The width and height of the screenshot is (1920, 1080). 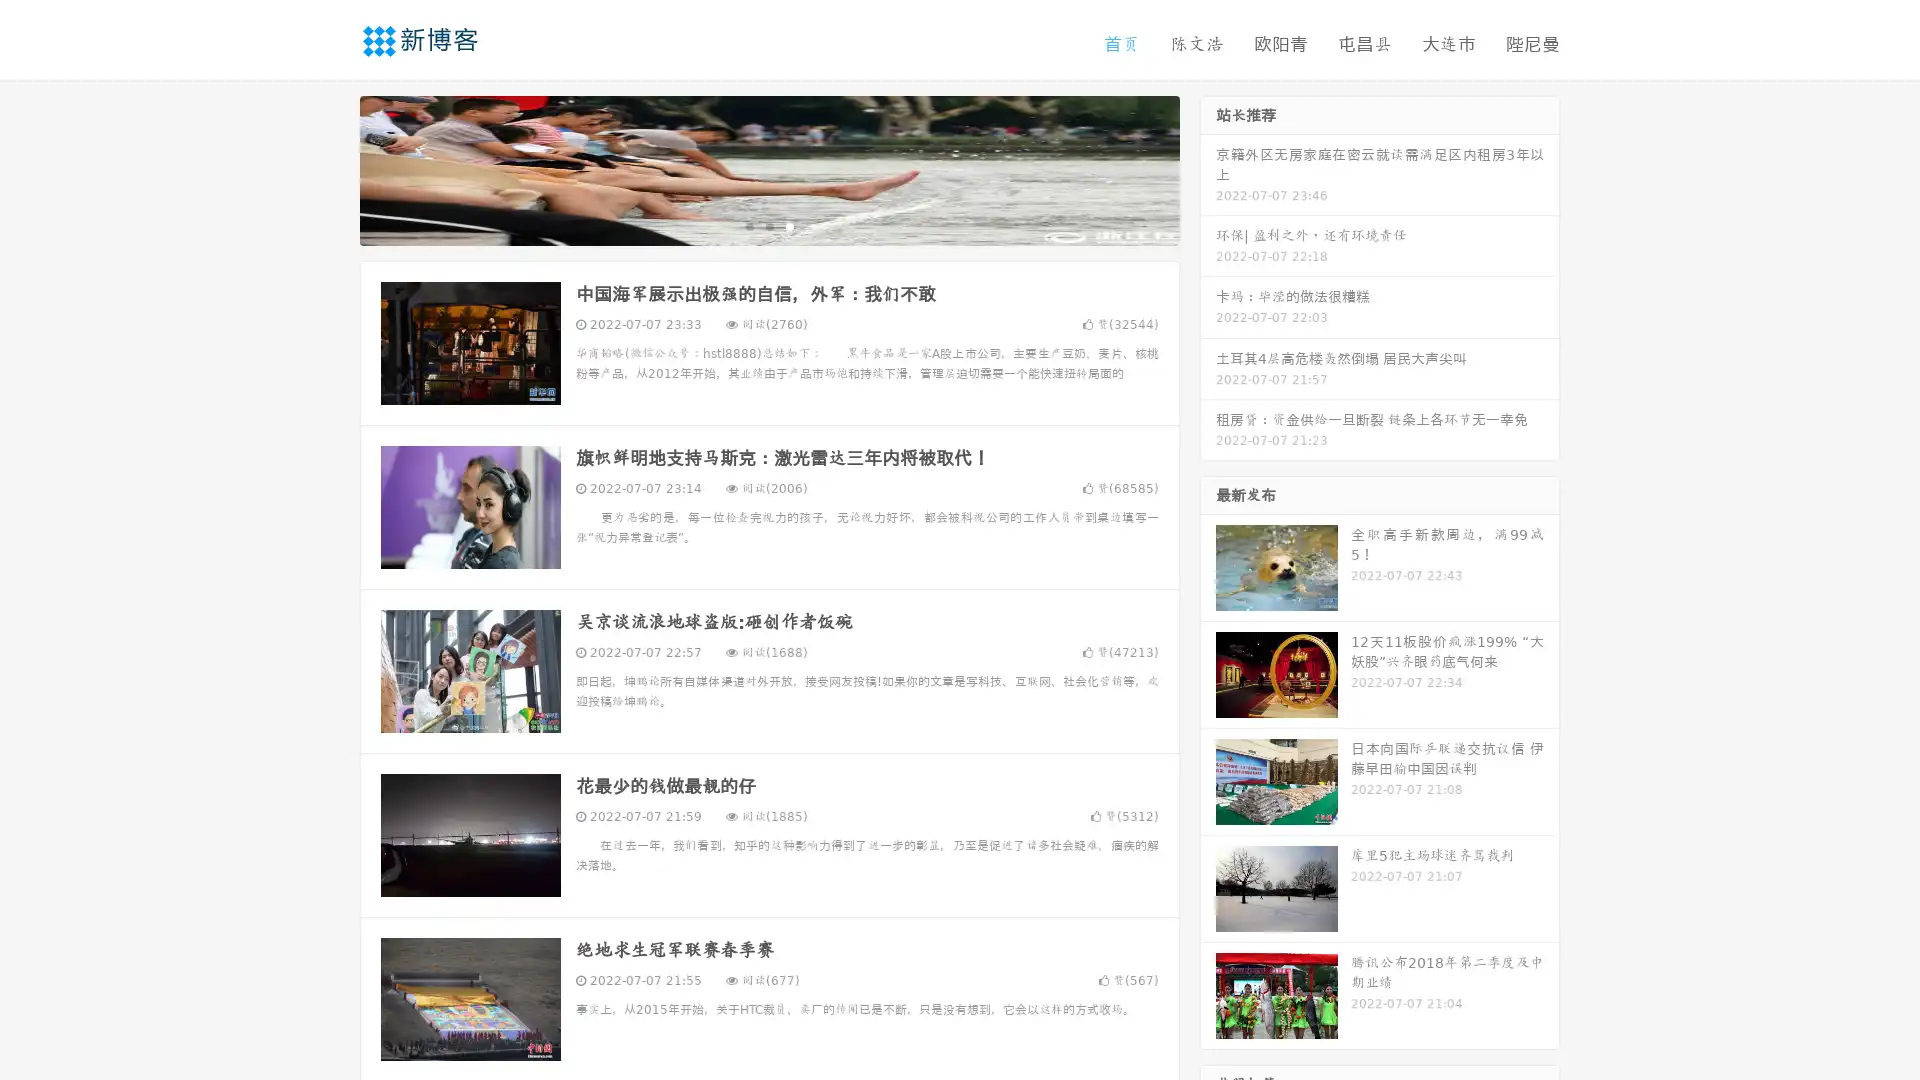 I want to click on Previous slide, so click(x=330, y=168).